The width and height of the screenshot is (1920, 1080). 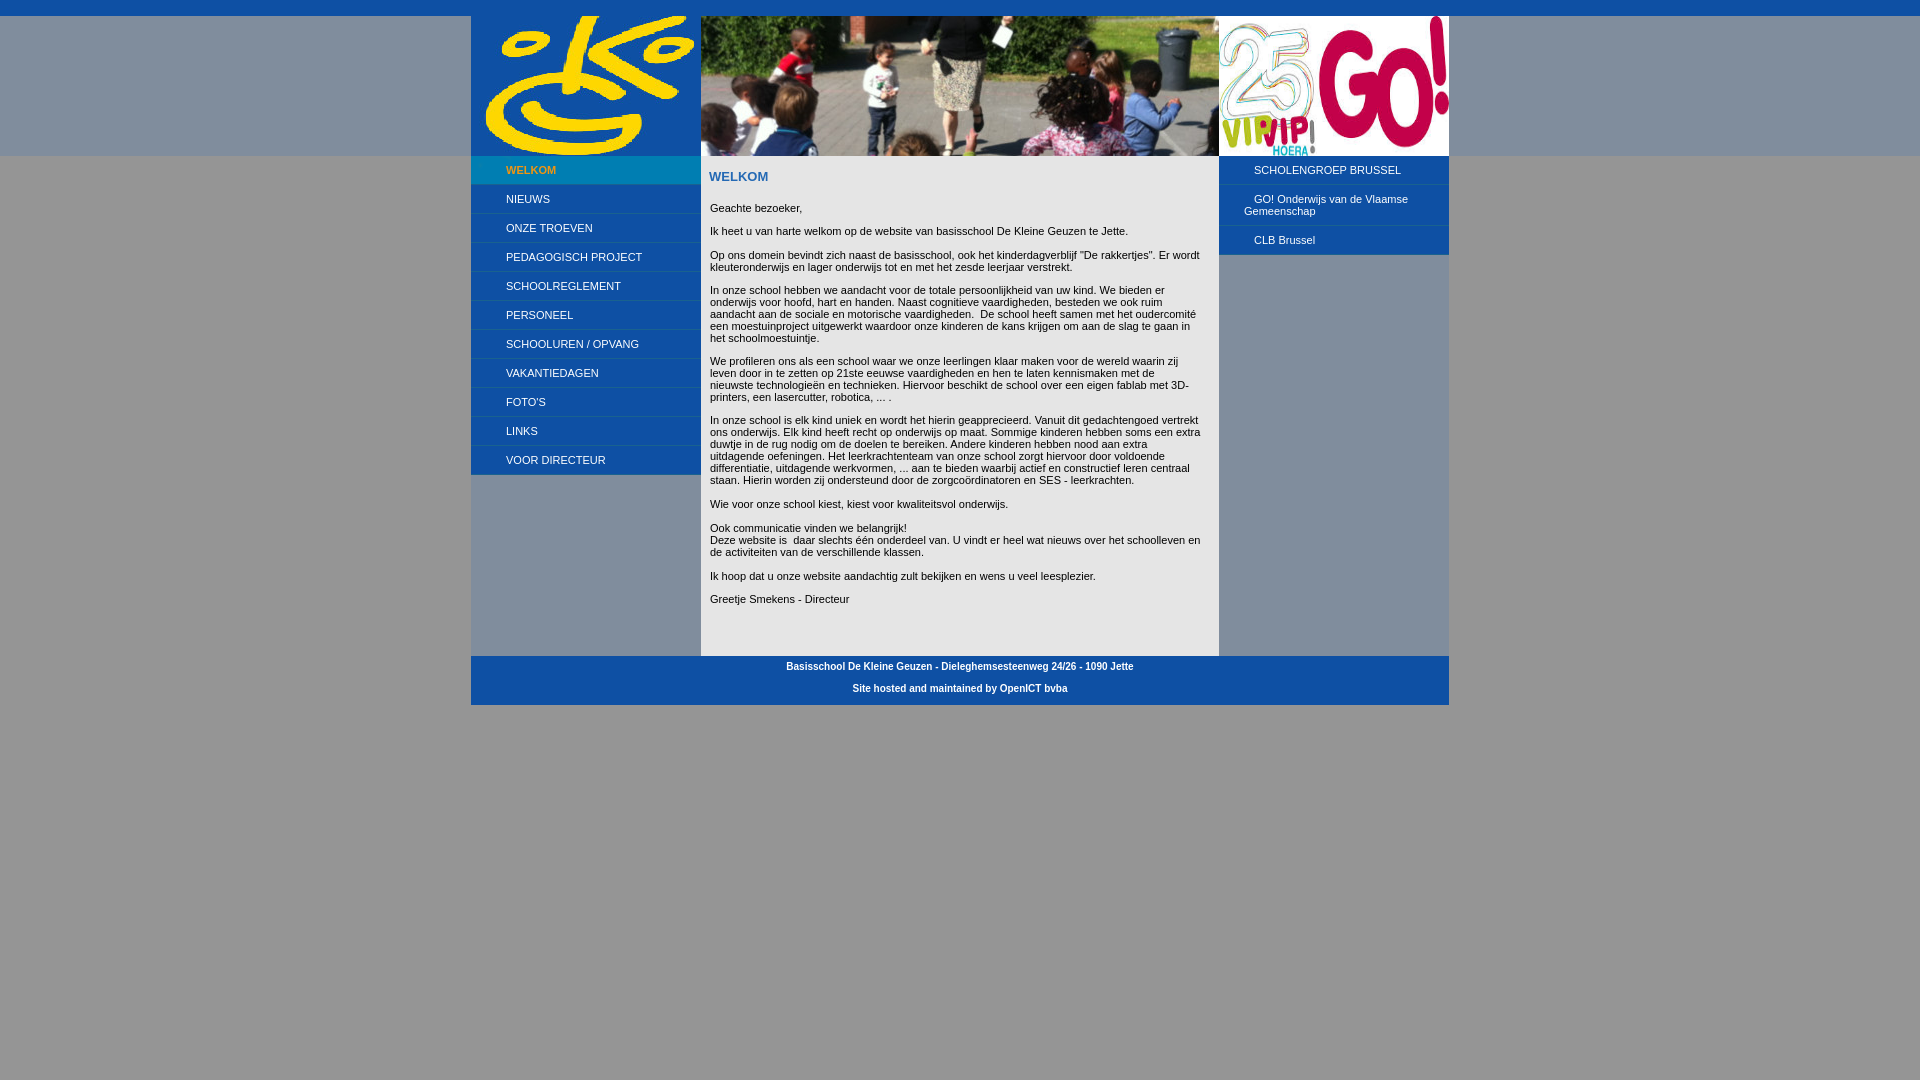 What do you see at coordinates (584, 286) in the screenshot?
I see `'SCHOOLREGLEMENT'` at bounding box center [584, 286].